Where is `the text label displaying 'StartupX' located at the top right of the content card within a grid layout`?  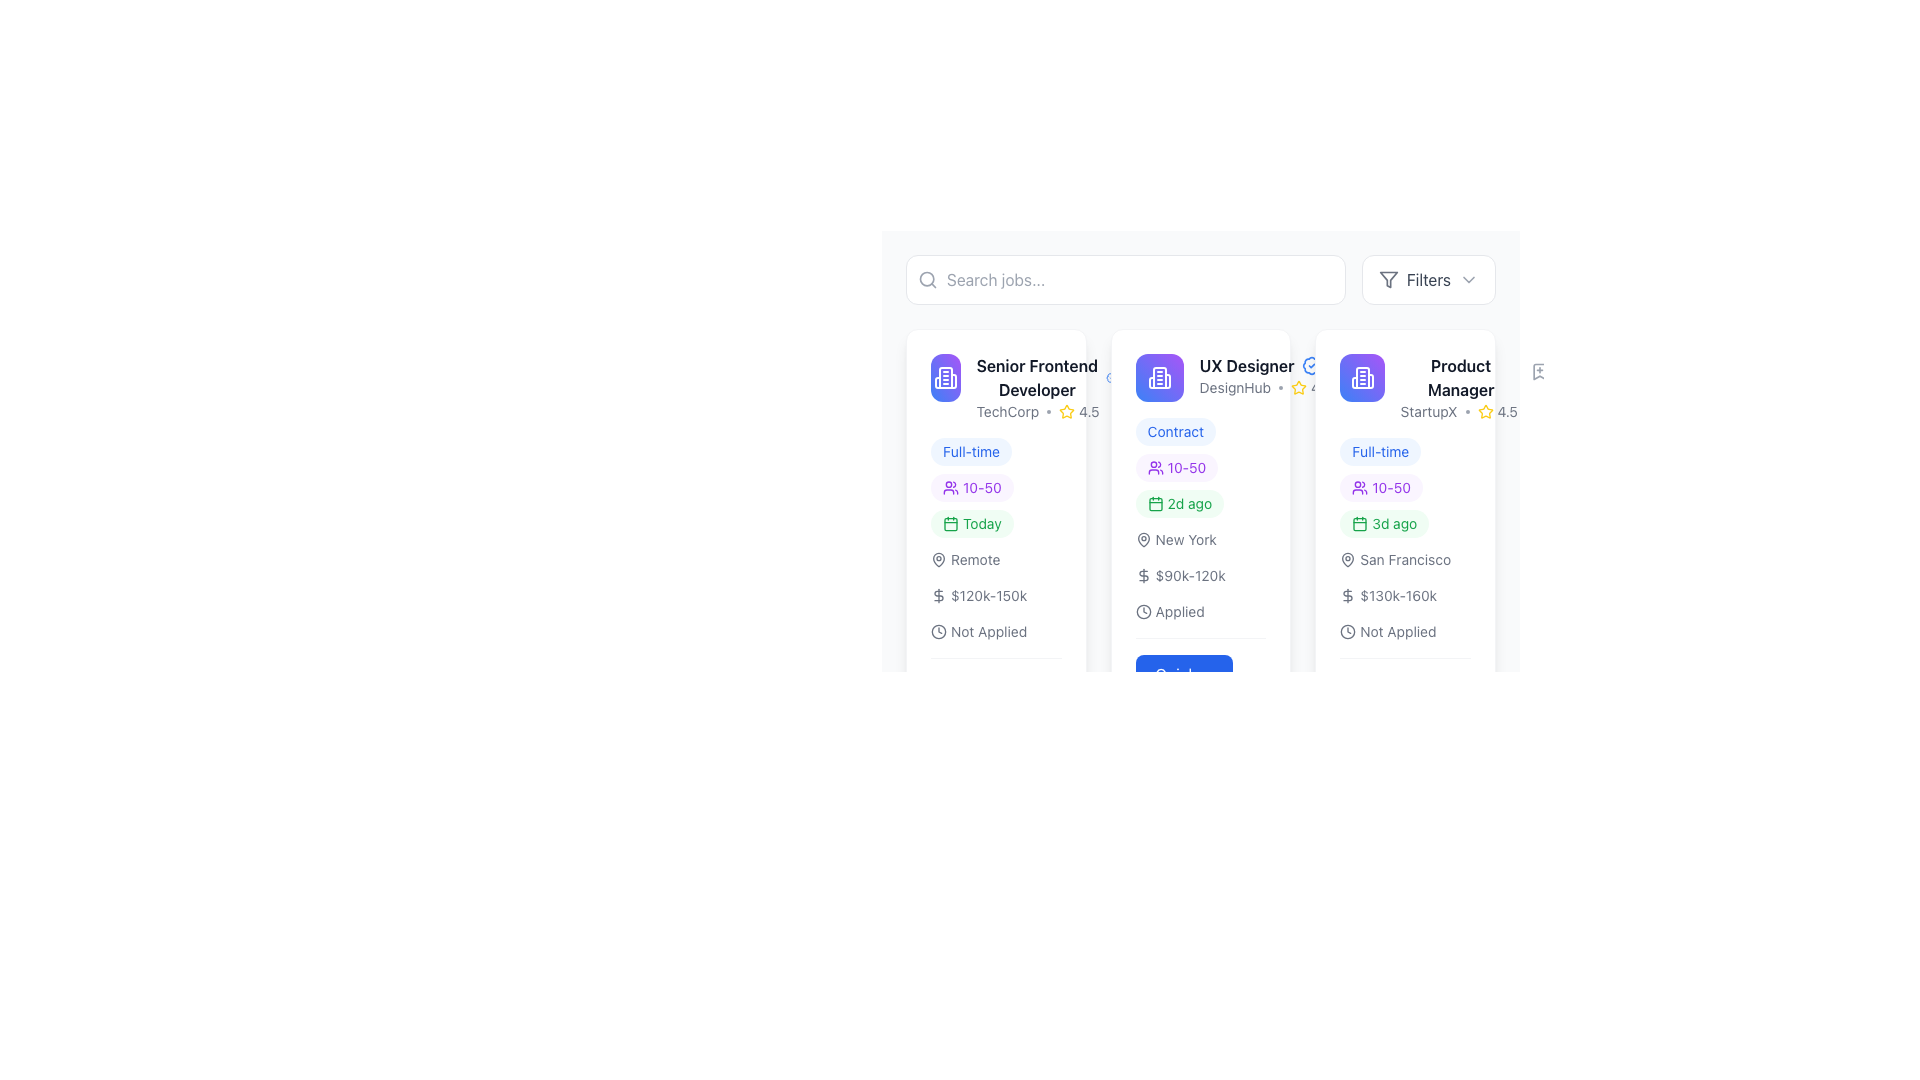
the text label displaying 'StartupX' located at the top right of the content card within a grid layout is located at coordinates (1428, 411).